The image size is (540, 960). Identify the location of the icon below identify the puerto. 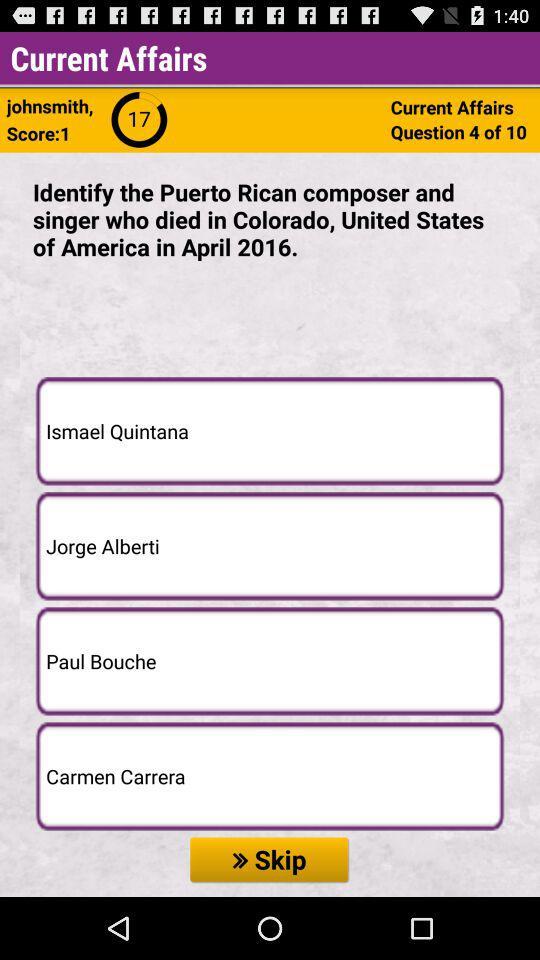
(270, 431).